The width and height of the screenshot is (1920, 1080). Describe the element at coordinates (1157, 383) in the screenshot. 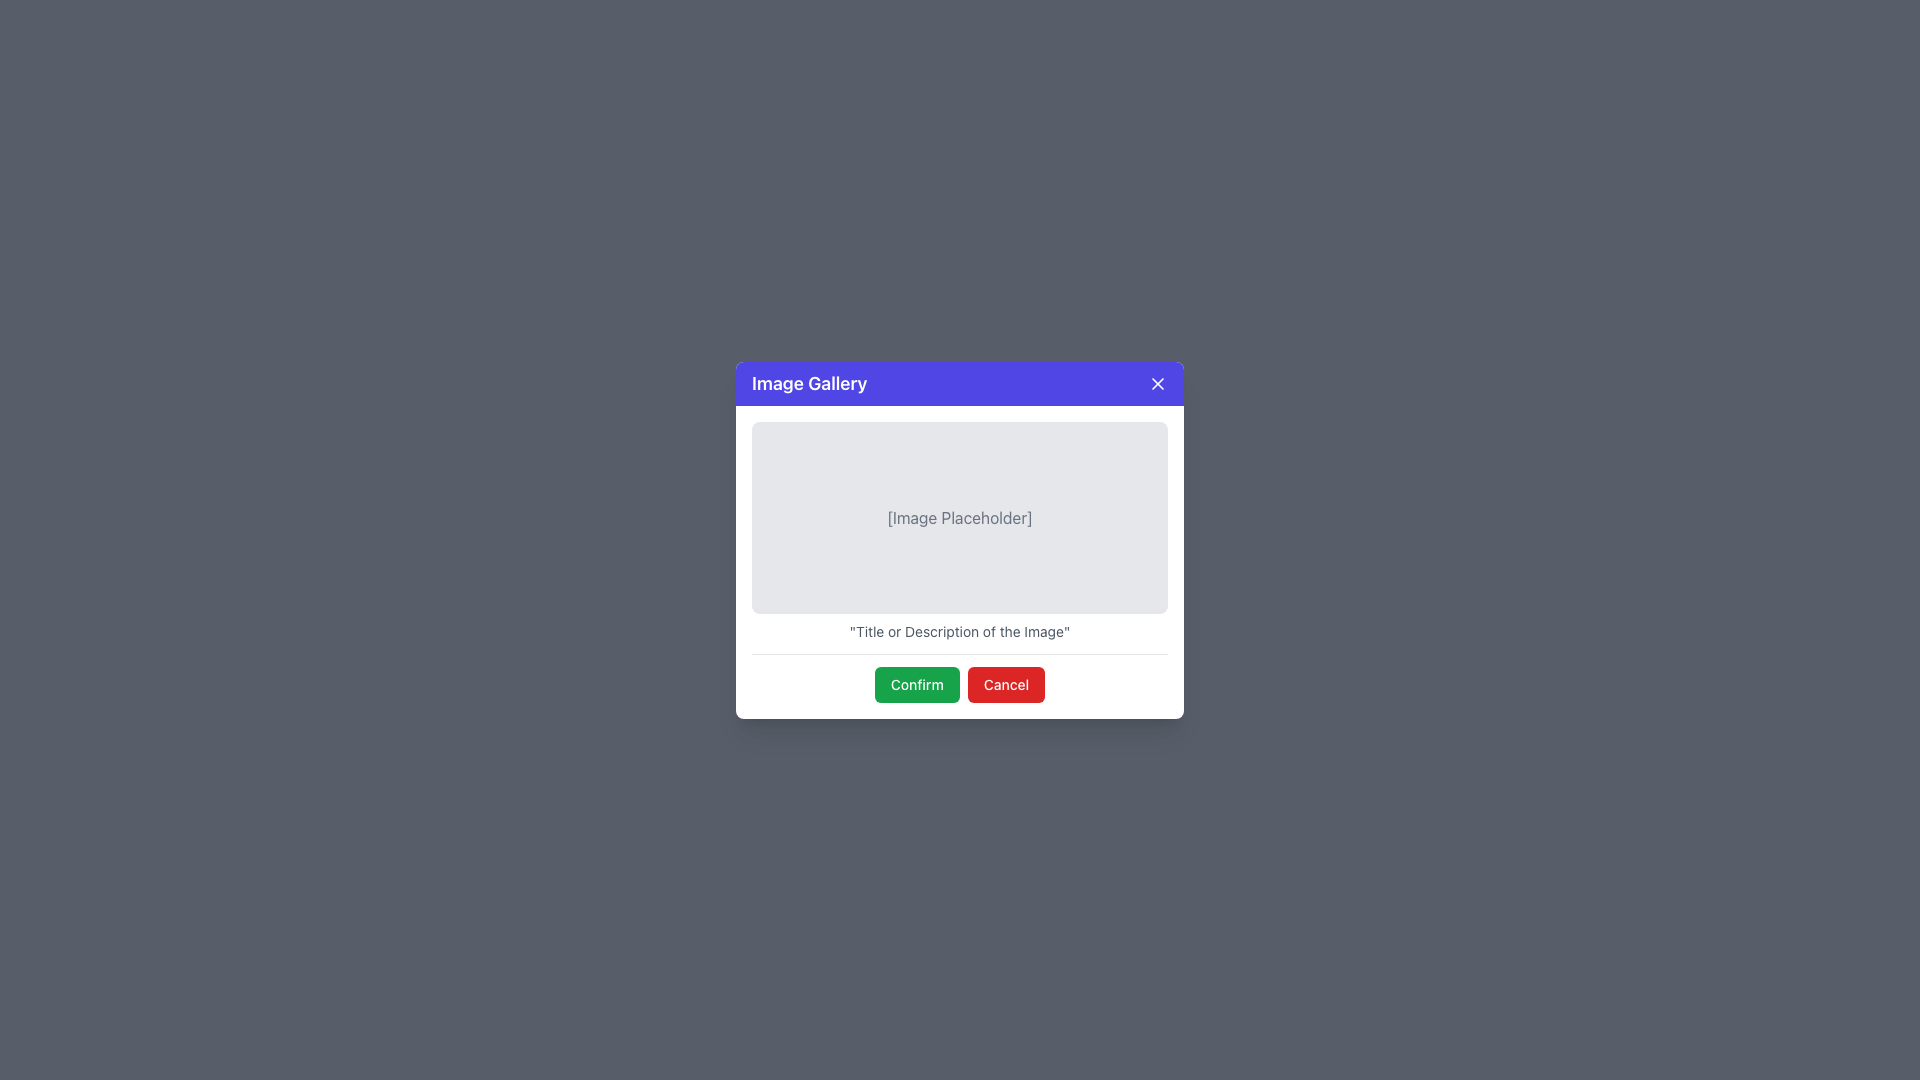

I see `the small purple close button with a circular 'X' icon located in the upper-right corner of the modal header labeled 'Image Gallery' to trigger any tooltip that may be implemented` at that location.